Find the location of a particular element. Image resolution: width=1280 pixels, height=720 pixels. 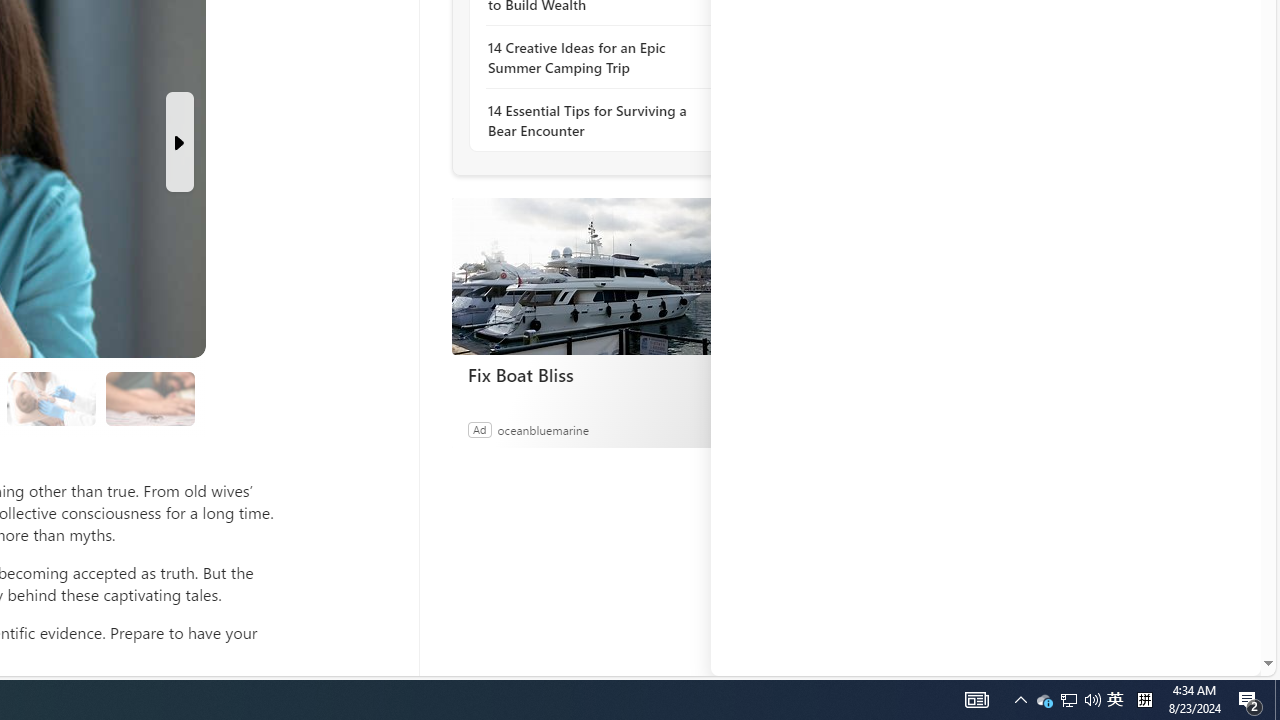

'Next Slide' is located at coordinates (179, 141).